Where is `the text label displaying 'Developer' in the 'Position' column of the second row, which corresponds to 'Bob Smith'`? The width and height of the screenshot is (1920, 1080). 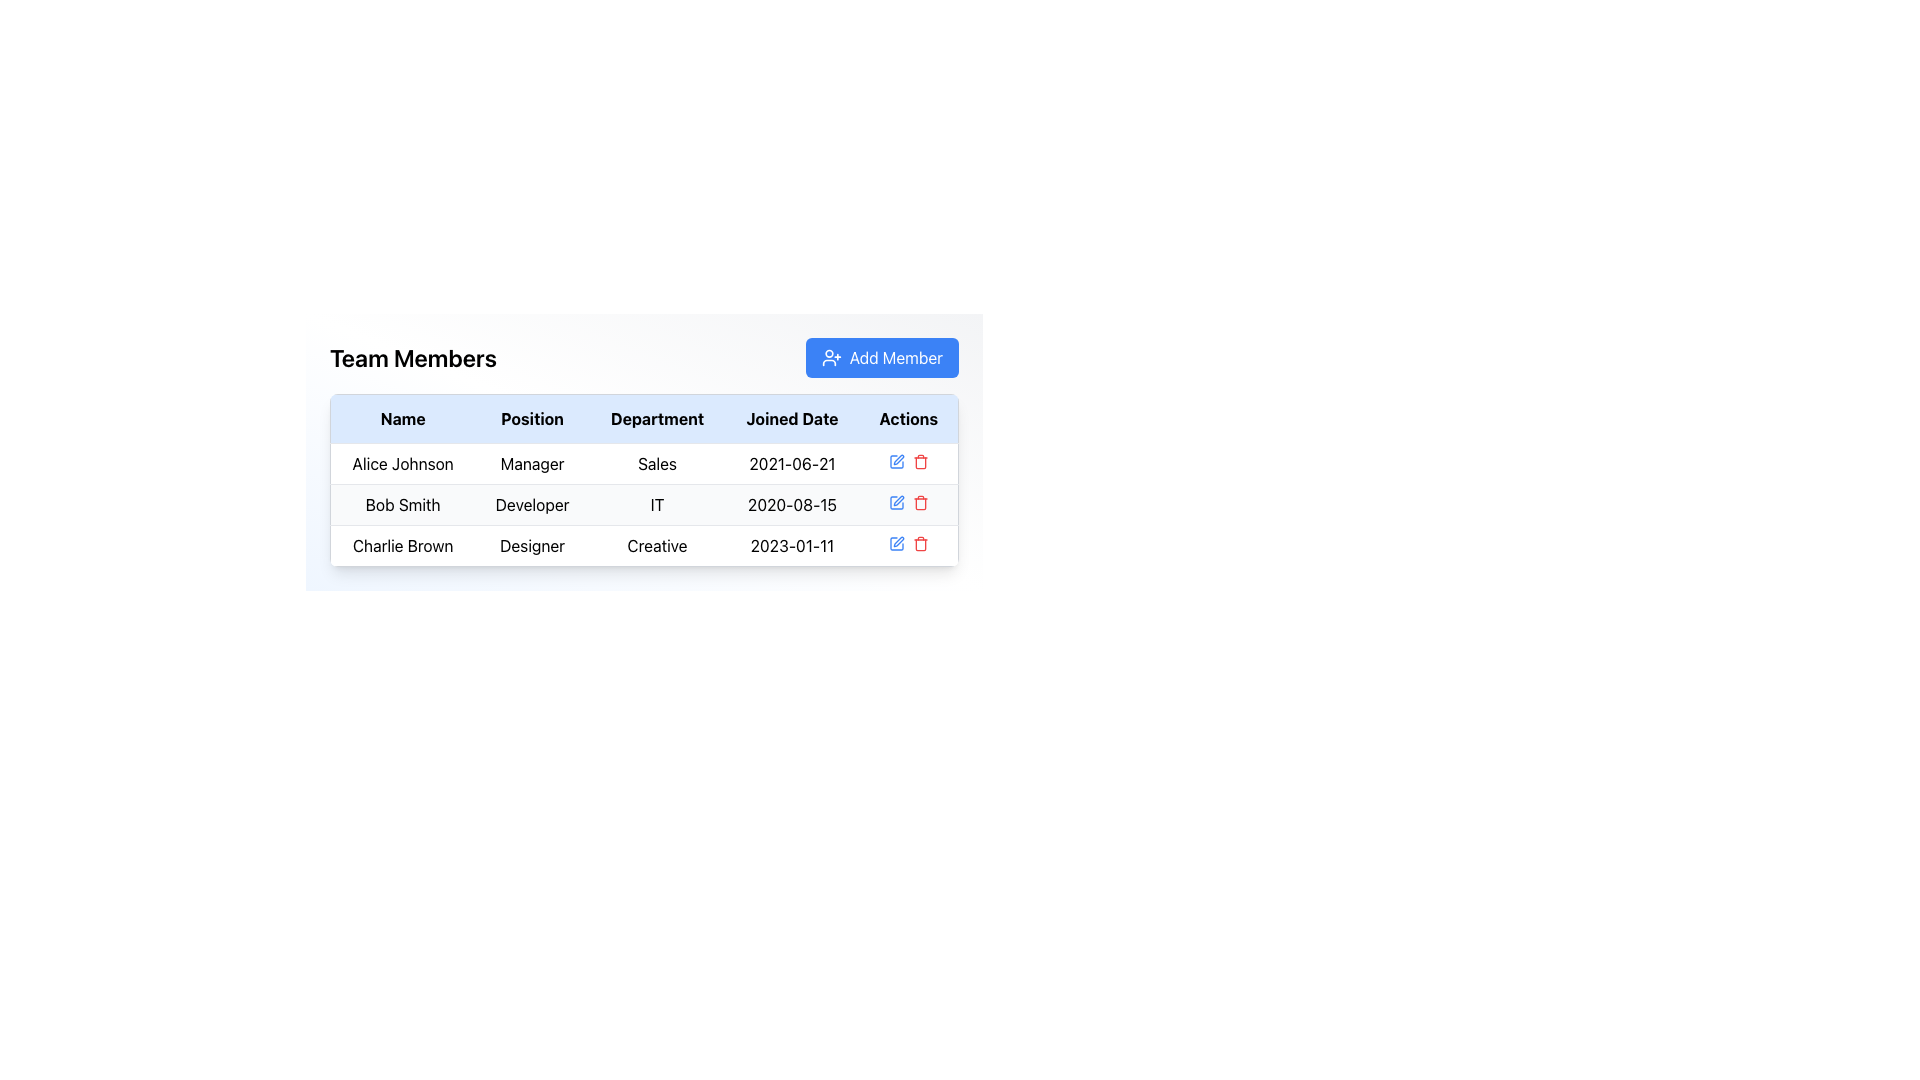 the text label displaying 'Developer' in the 'Position' column of the second row, which corresponds to 'Bob Smith' is located at coordinates (532, 504).